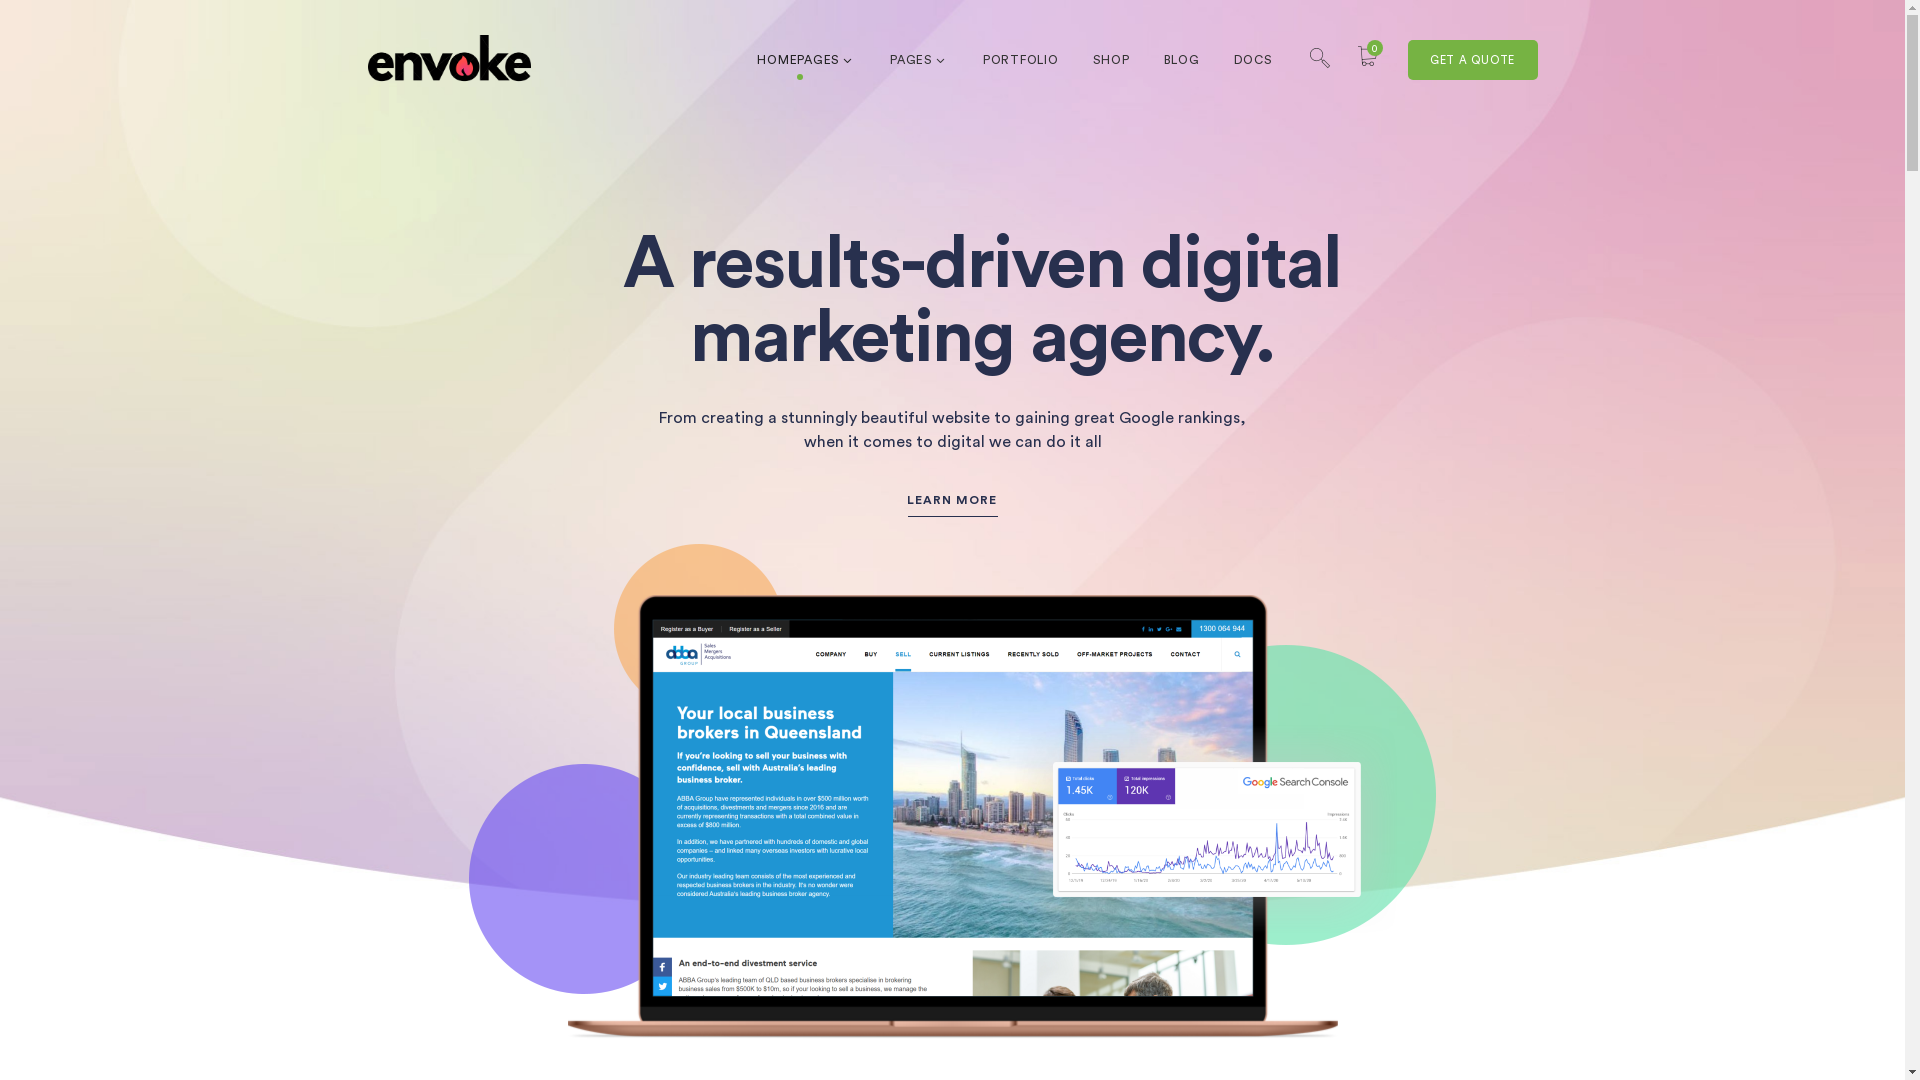  I want to click on 'PAGES', so click(918, 59).